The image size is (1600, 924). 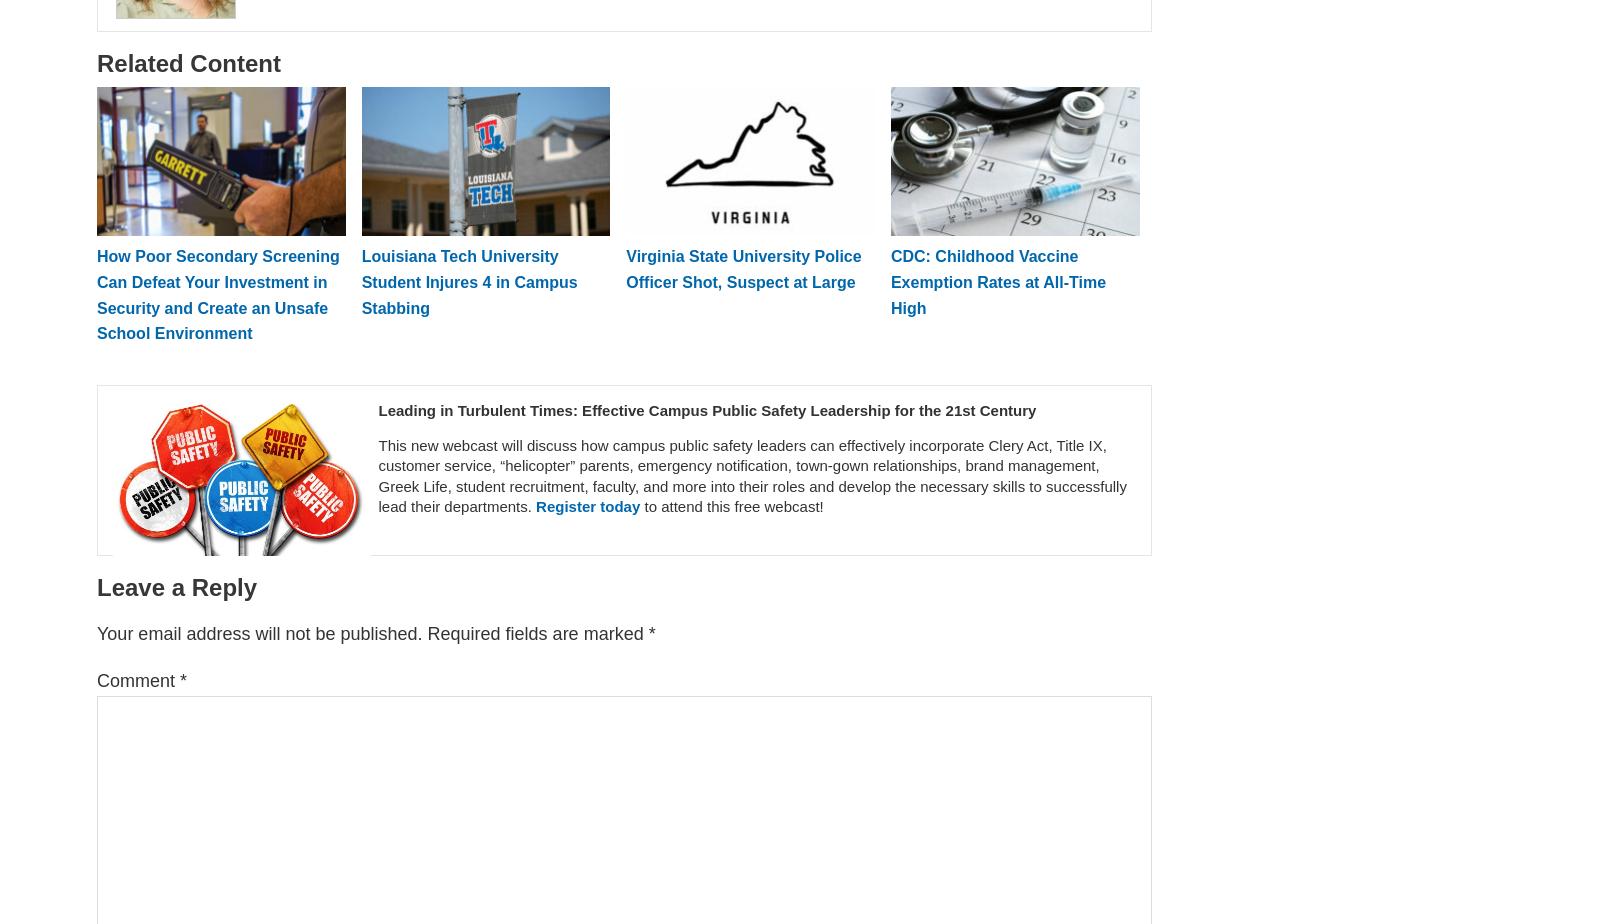 I want to click on 'Comment', so click(x=95, y=680).